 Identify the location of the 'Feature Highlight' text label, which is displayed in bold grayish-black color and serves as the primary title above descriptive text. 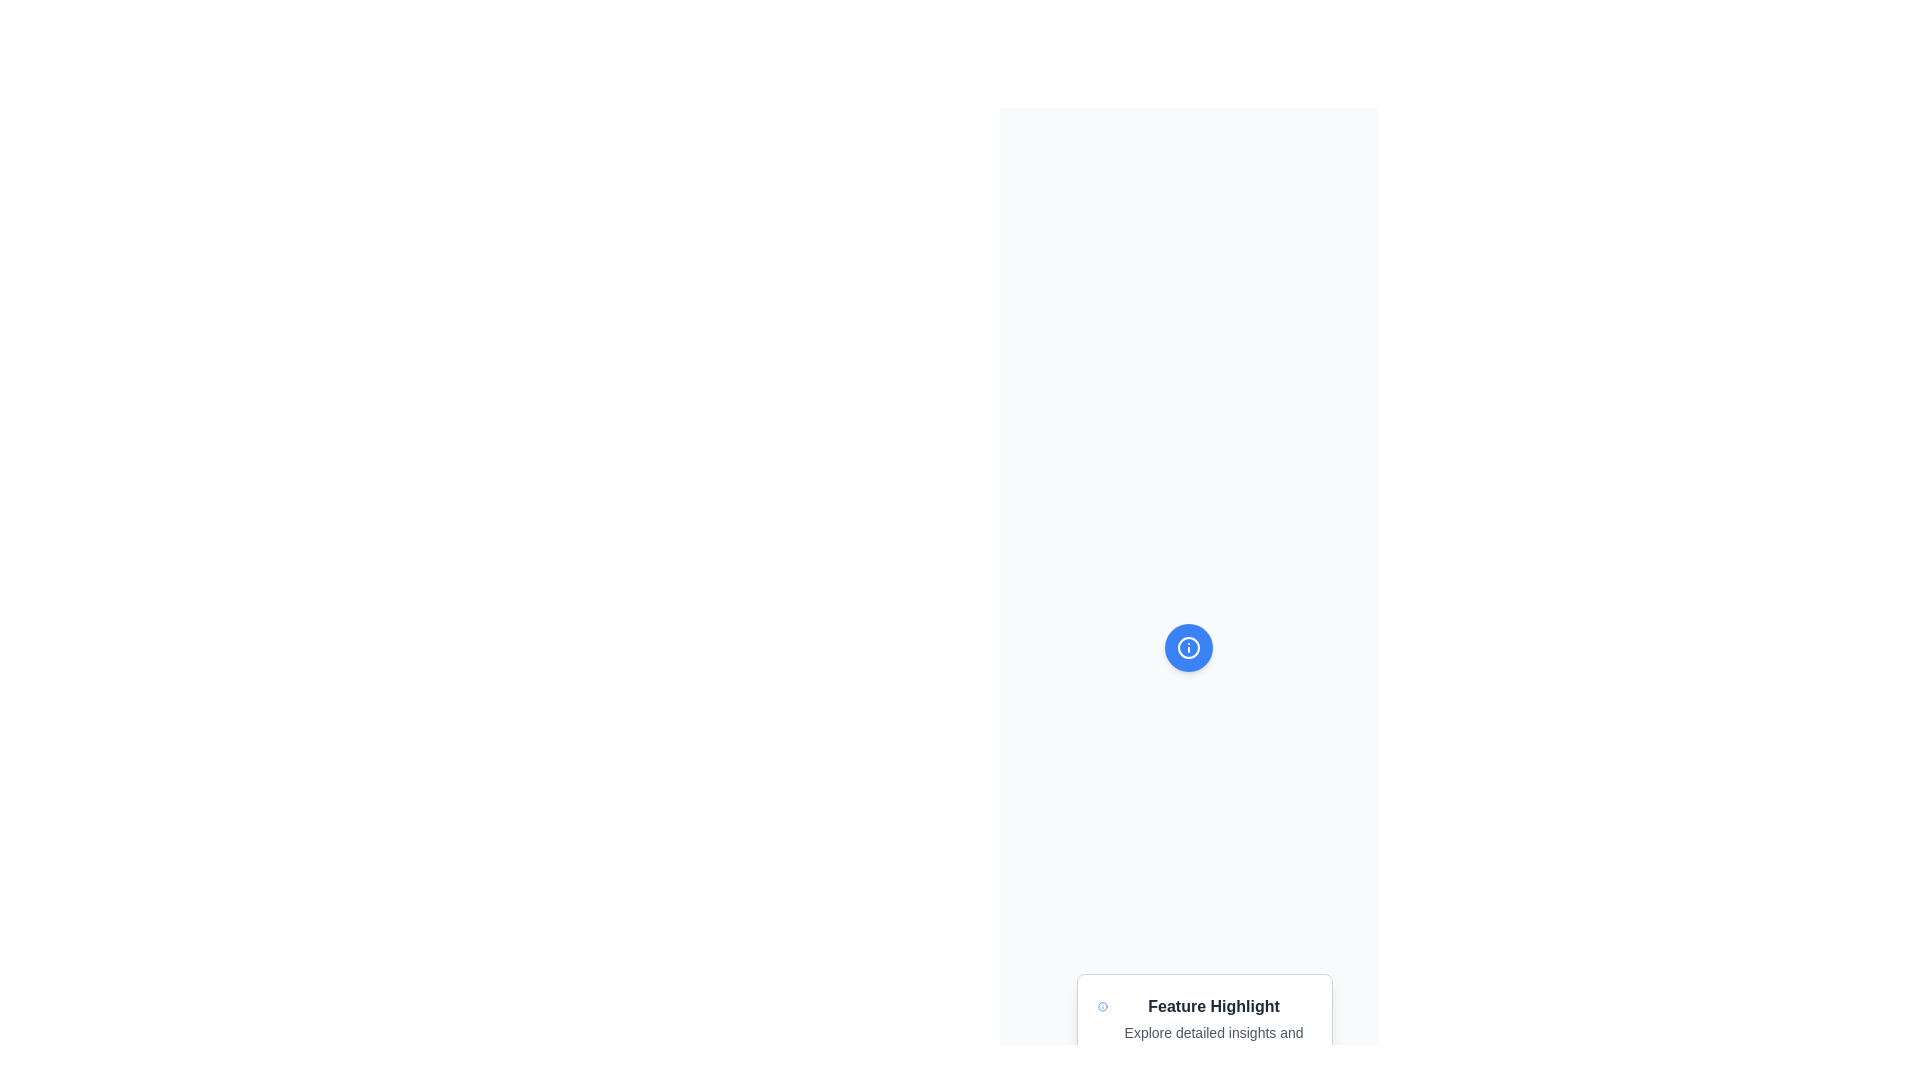
(1213, 1006).